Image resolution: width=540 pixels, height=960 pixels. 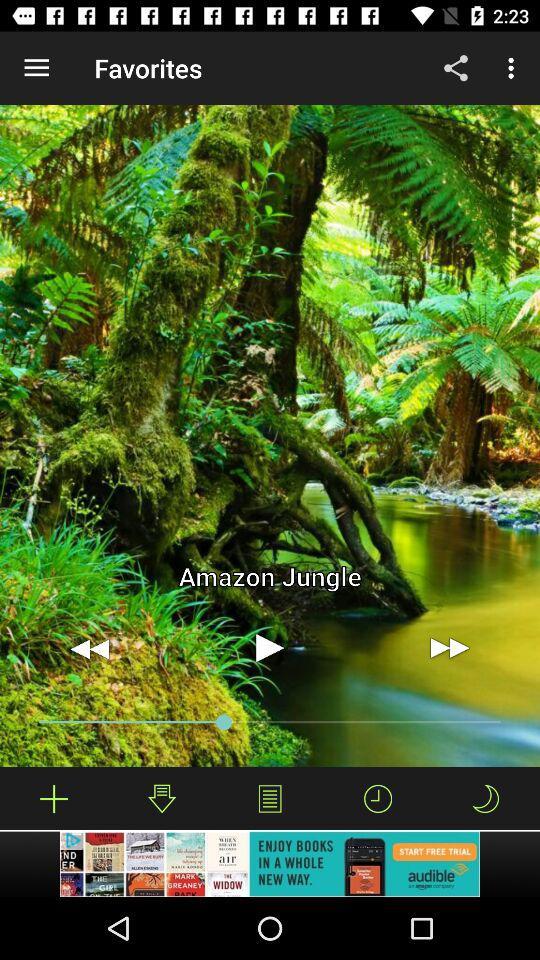 I want to click on download song, so click(x=161, y=798).